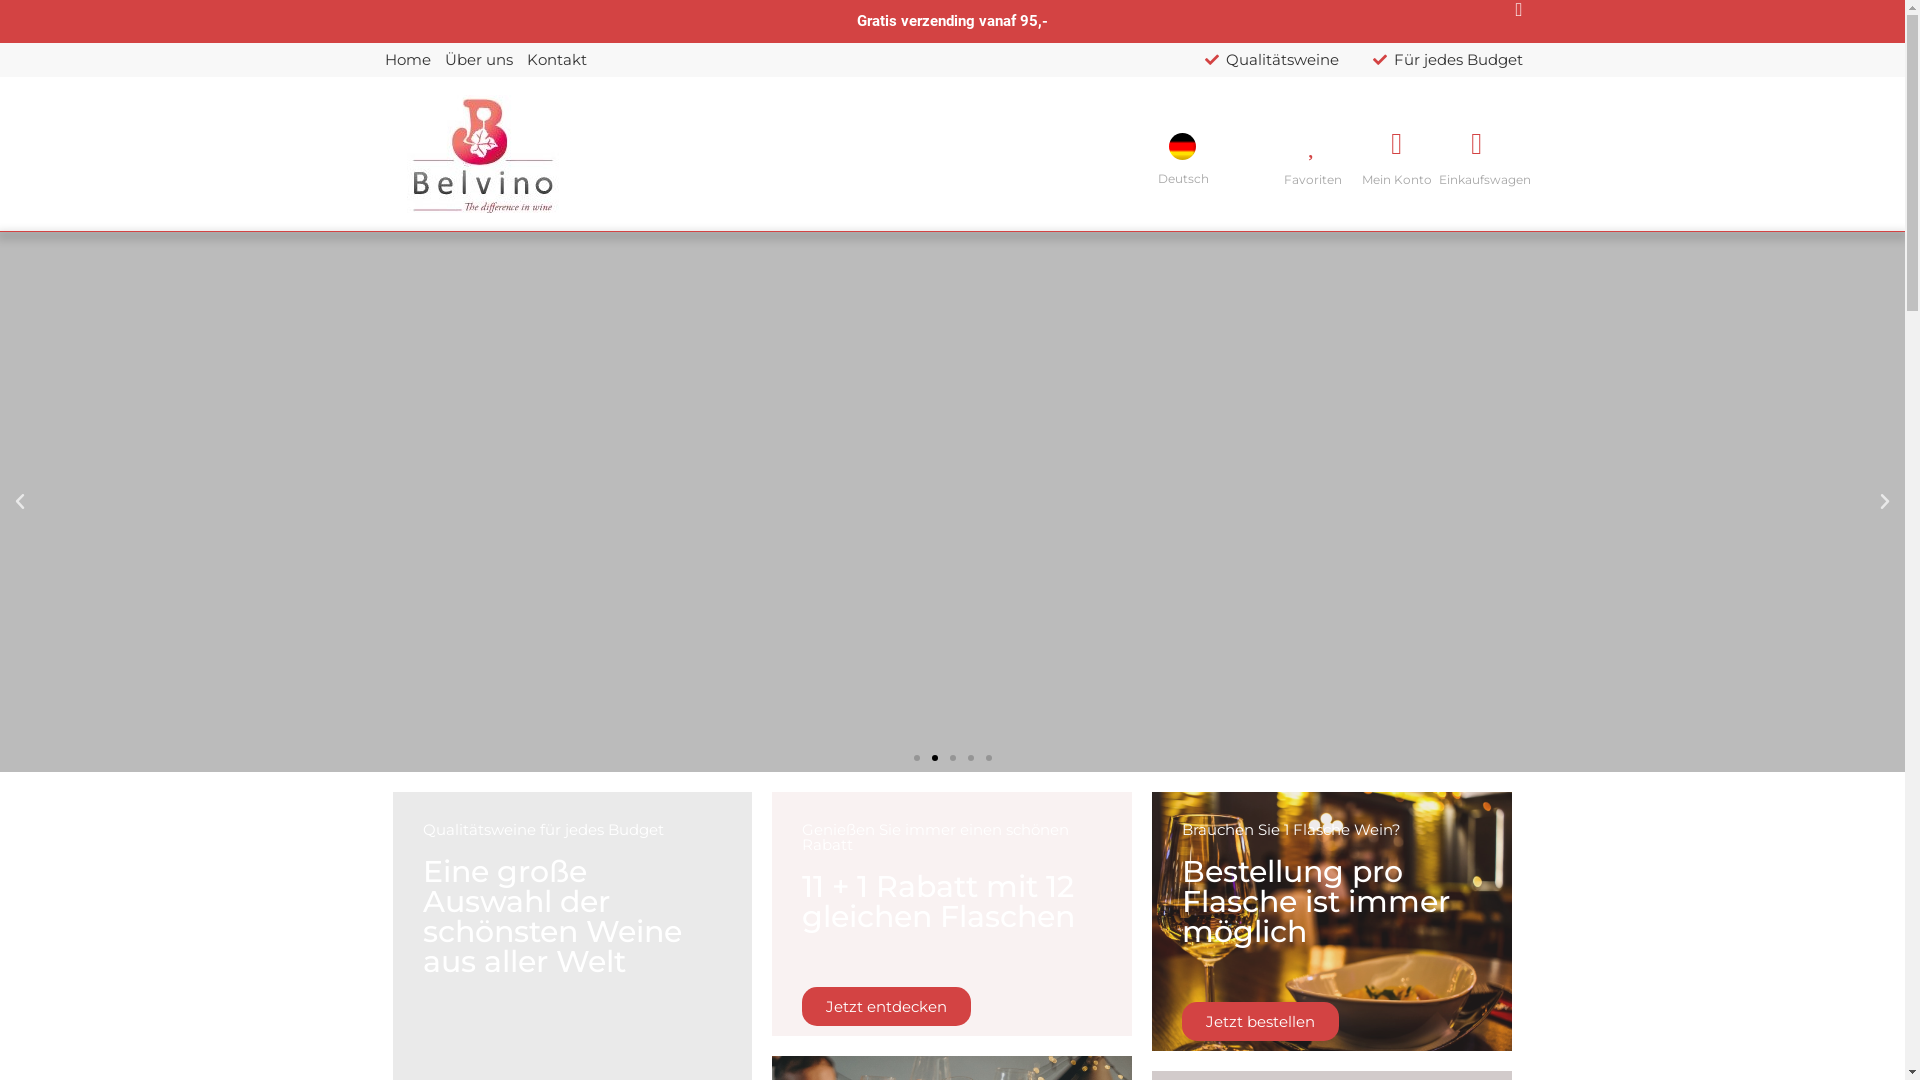  Describe the element at coordinates (406, 59) in the screenshot. I see `'Home'` at that location.